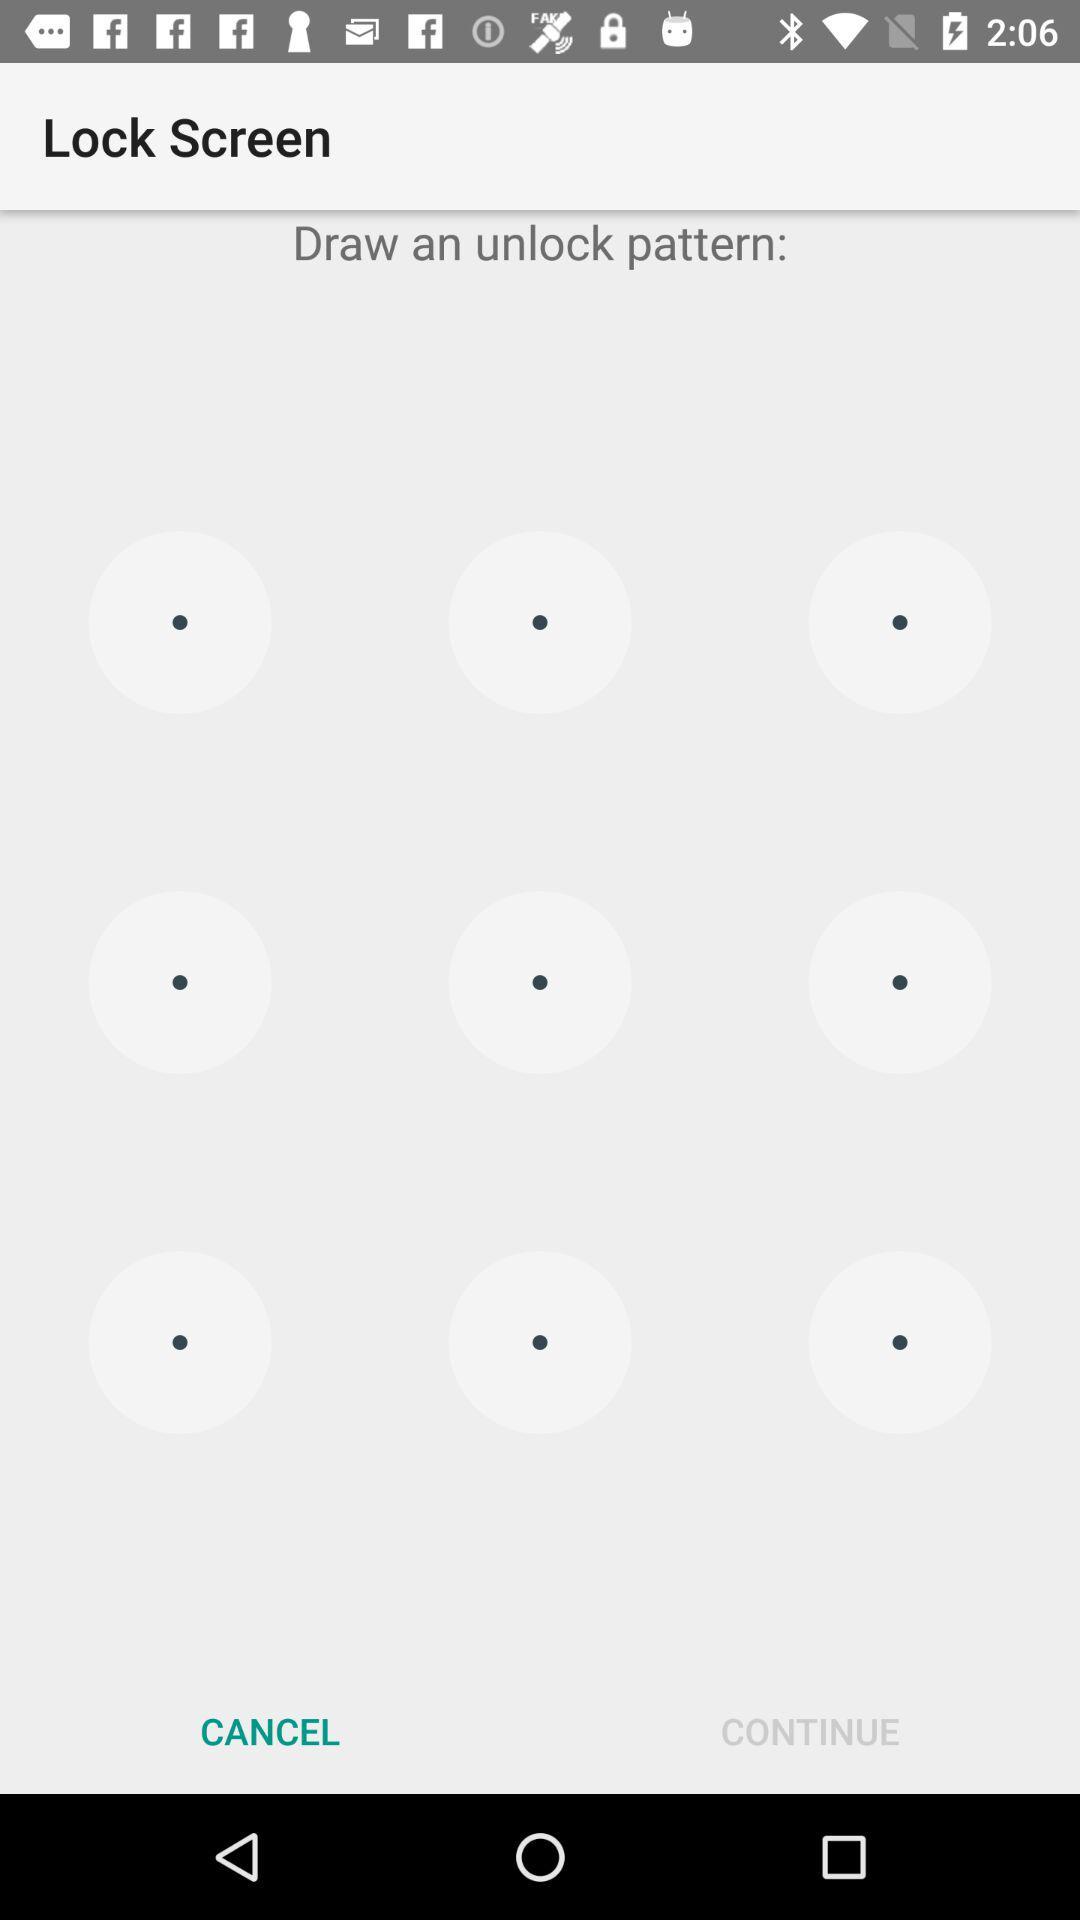  I want to click on icon at the bottom right corner, so click(810, 1730).